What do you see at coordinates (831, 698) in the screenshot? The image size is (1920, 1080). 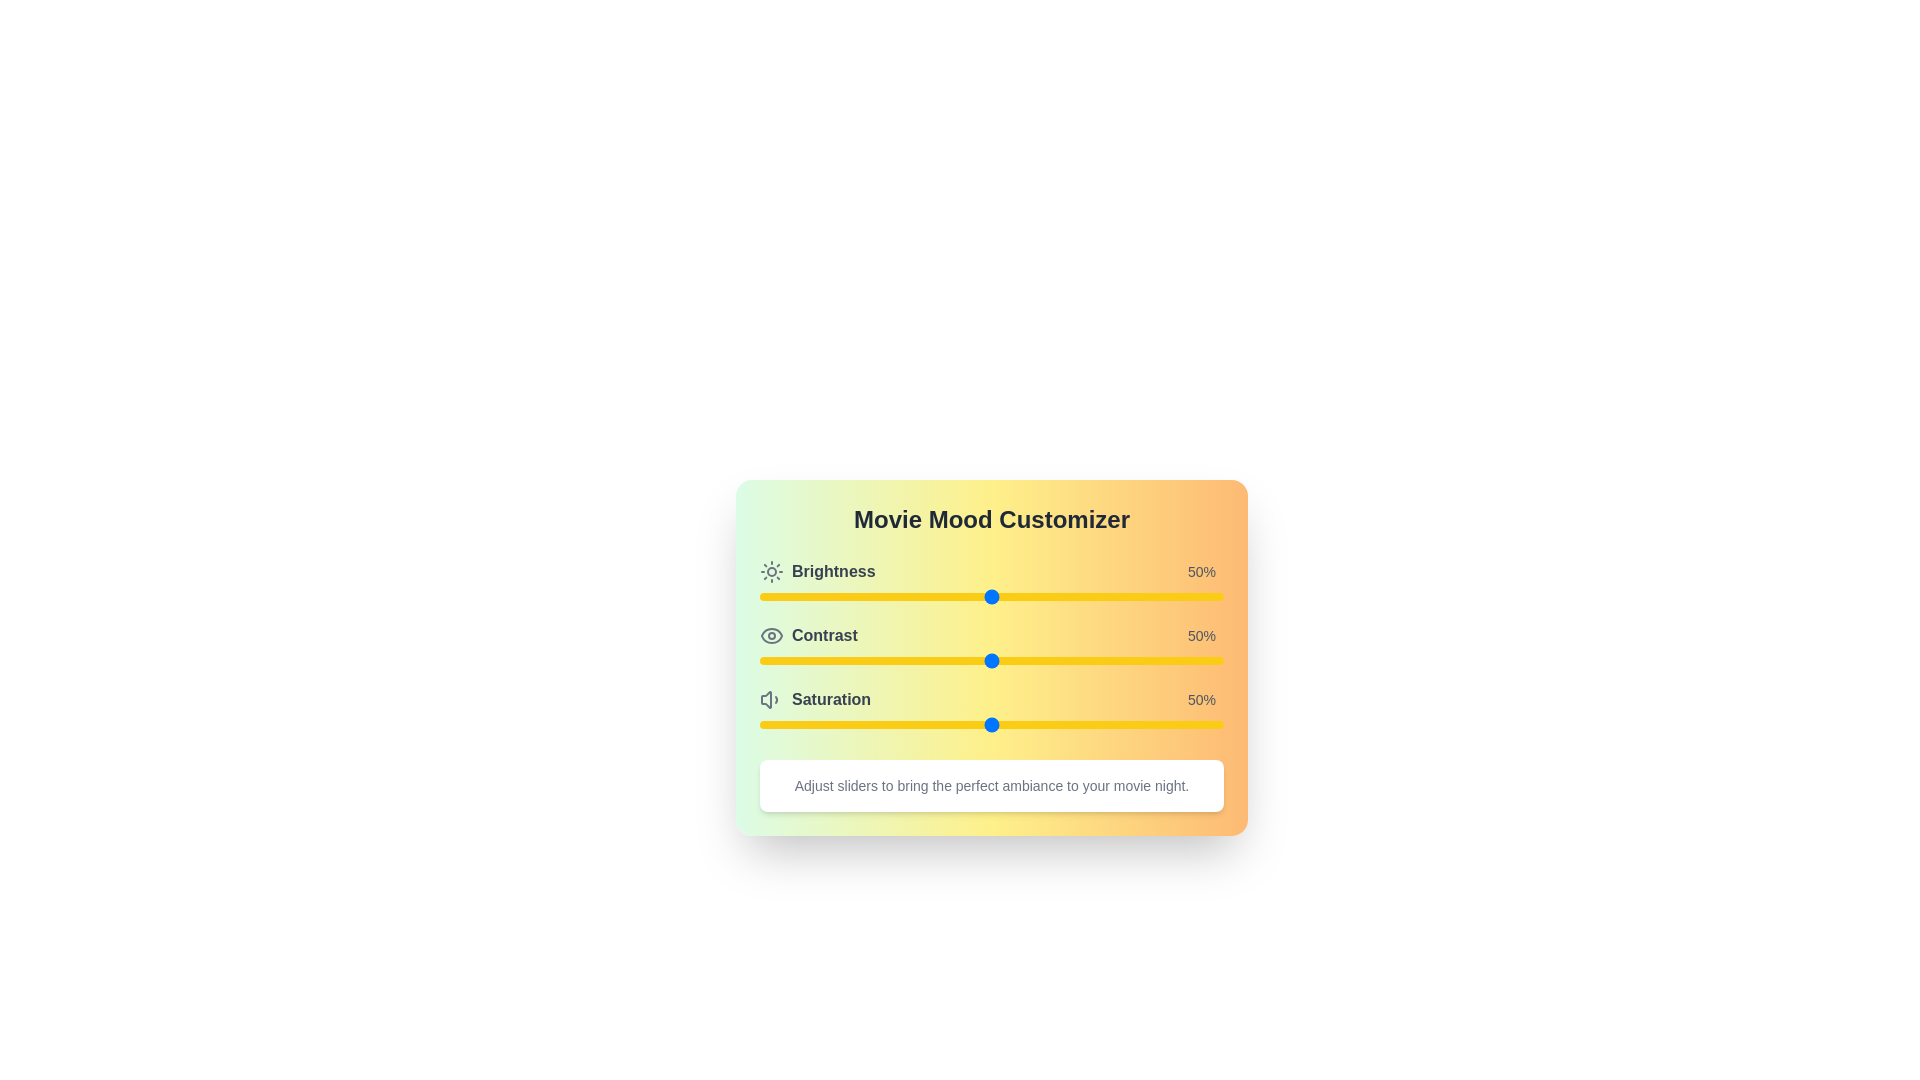 I see `the 'Saturation' label text, which is displayed in a bold, gray font and is located next to a speaker icon within the 'Movie Mood Customizer' module` at bounding box center [831, 698].